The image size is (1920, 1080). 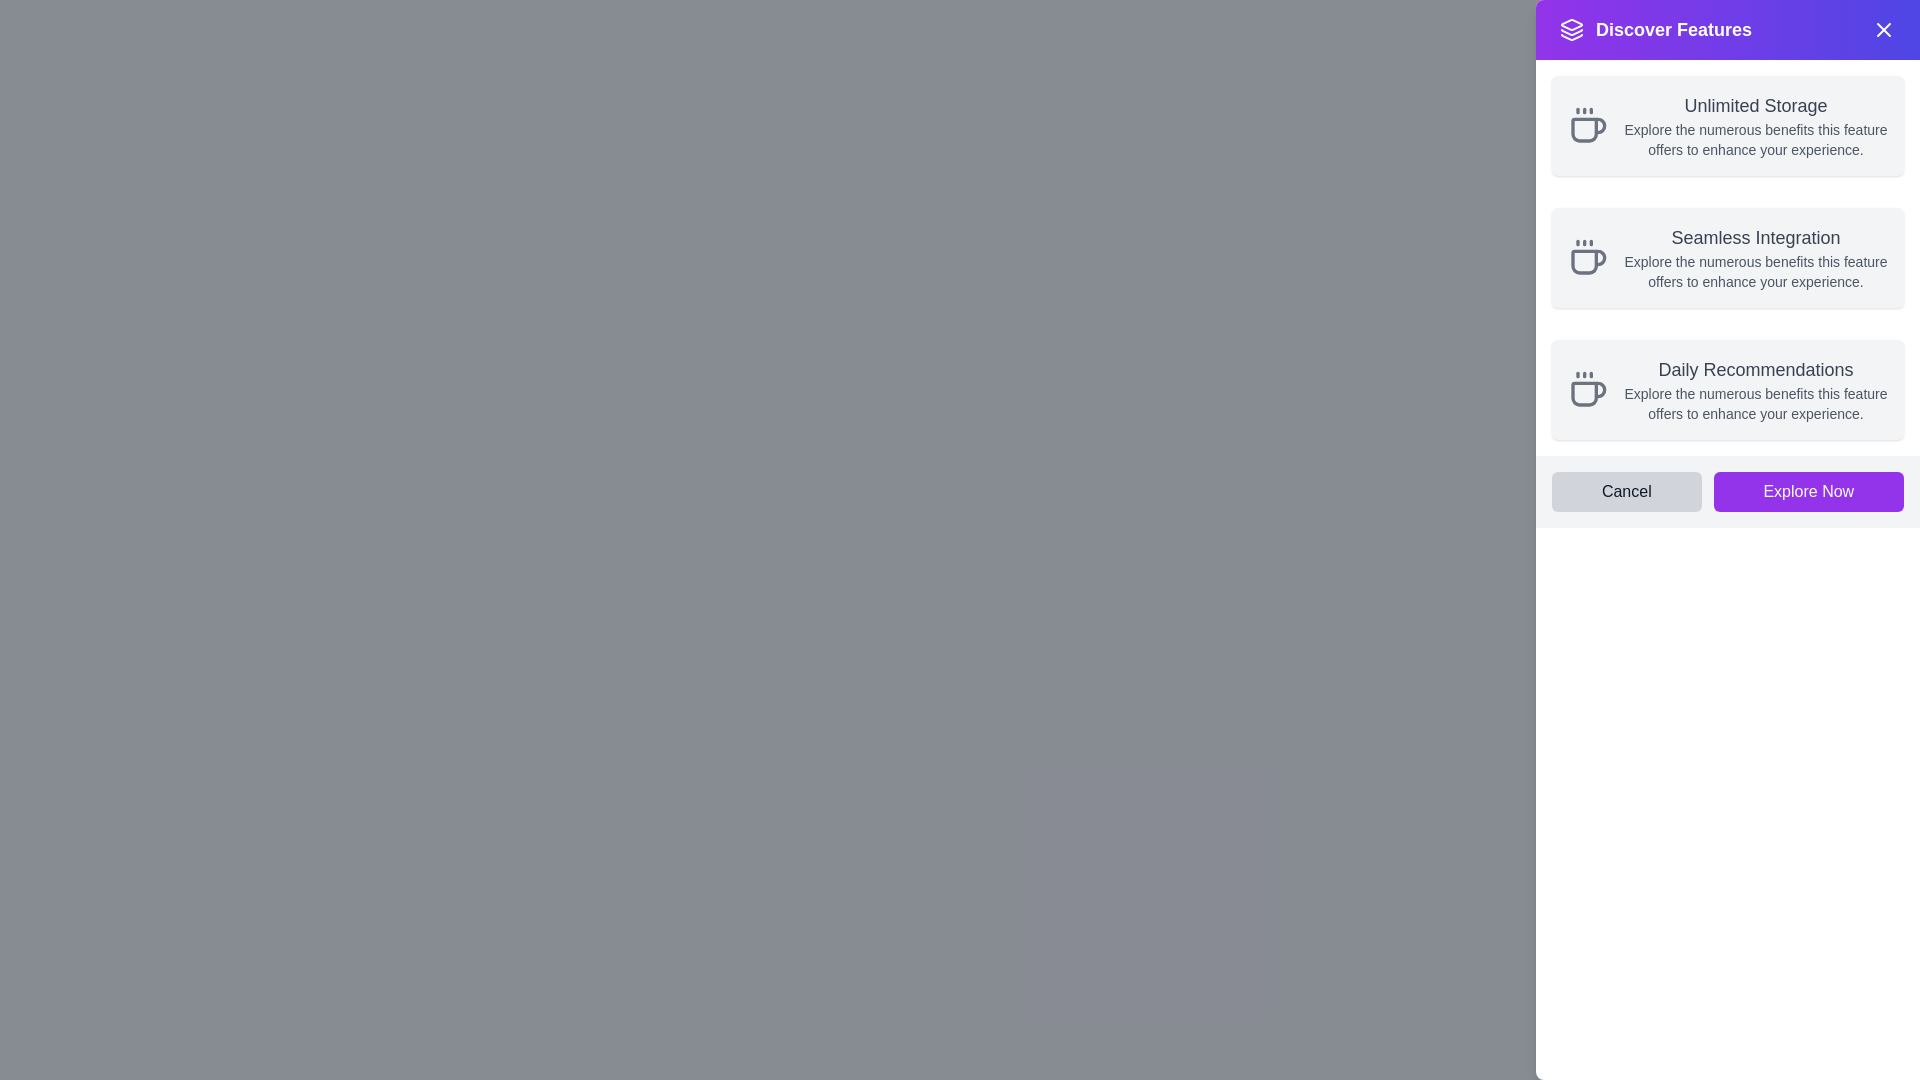 I want to click on the graphical vector shape representing the coffee cup icon within the 'Discover Features' section to trigger potential tooltips, so click(x=1587, y=394).